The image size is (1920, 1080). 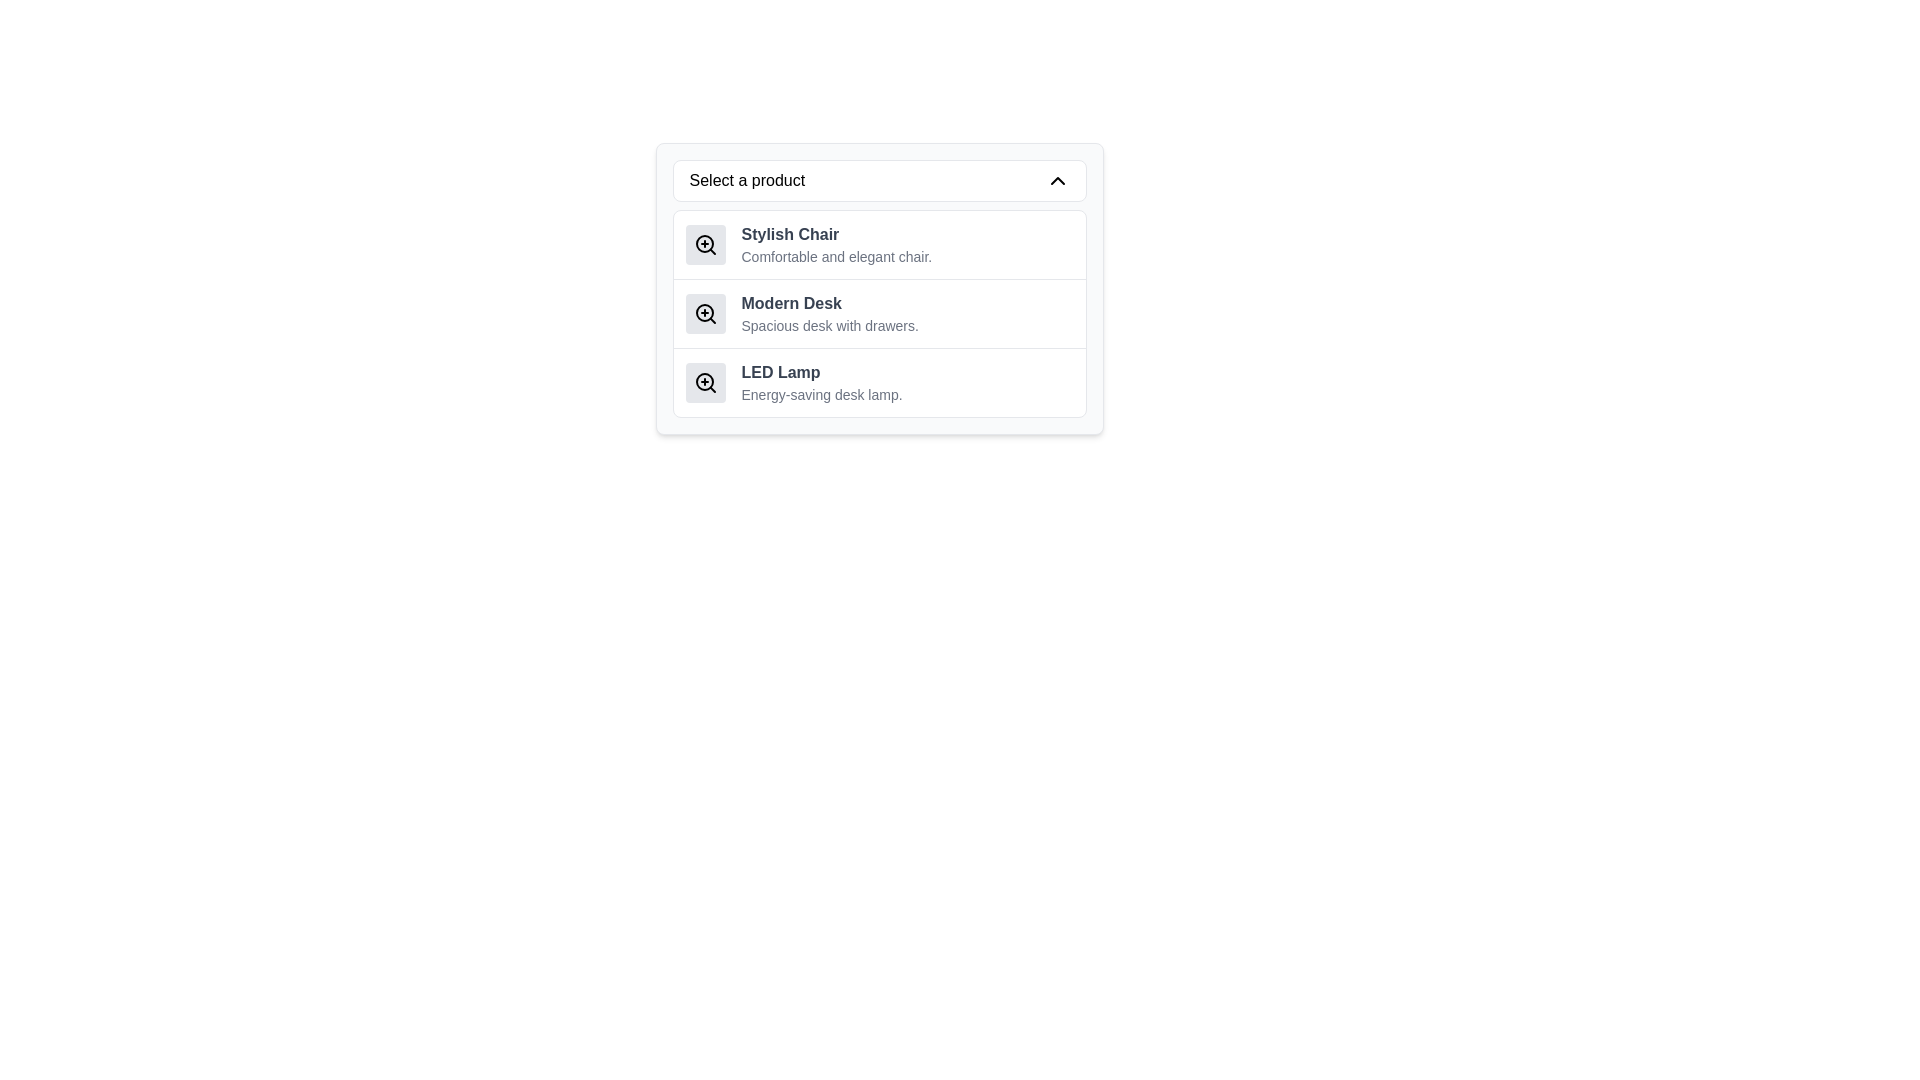 What do you see at coordinates (879, 313) in the screenshot?
I see `the 'Modern Desk' selectable product description item in the dropdown list using the arrow keys` at bounding box center [879, 313].